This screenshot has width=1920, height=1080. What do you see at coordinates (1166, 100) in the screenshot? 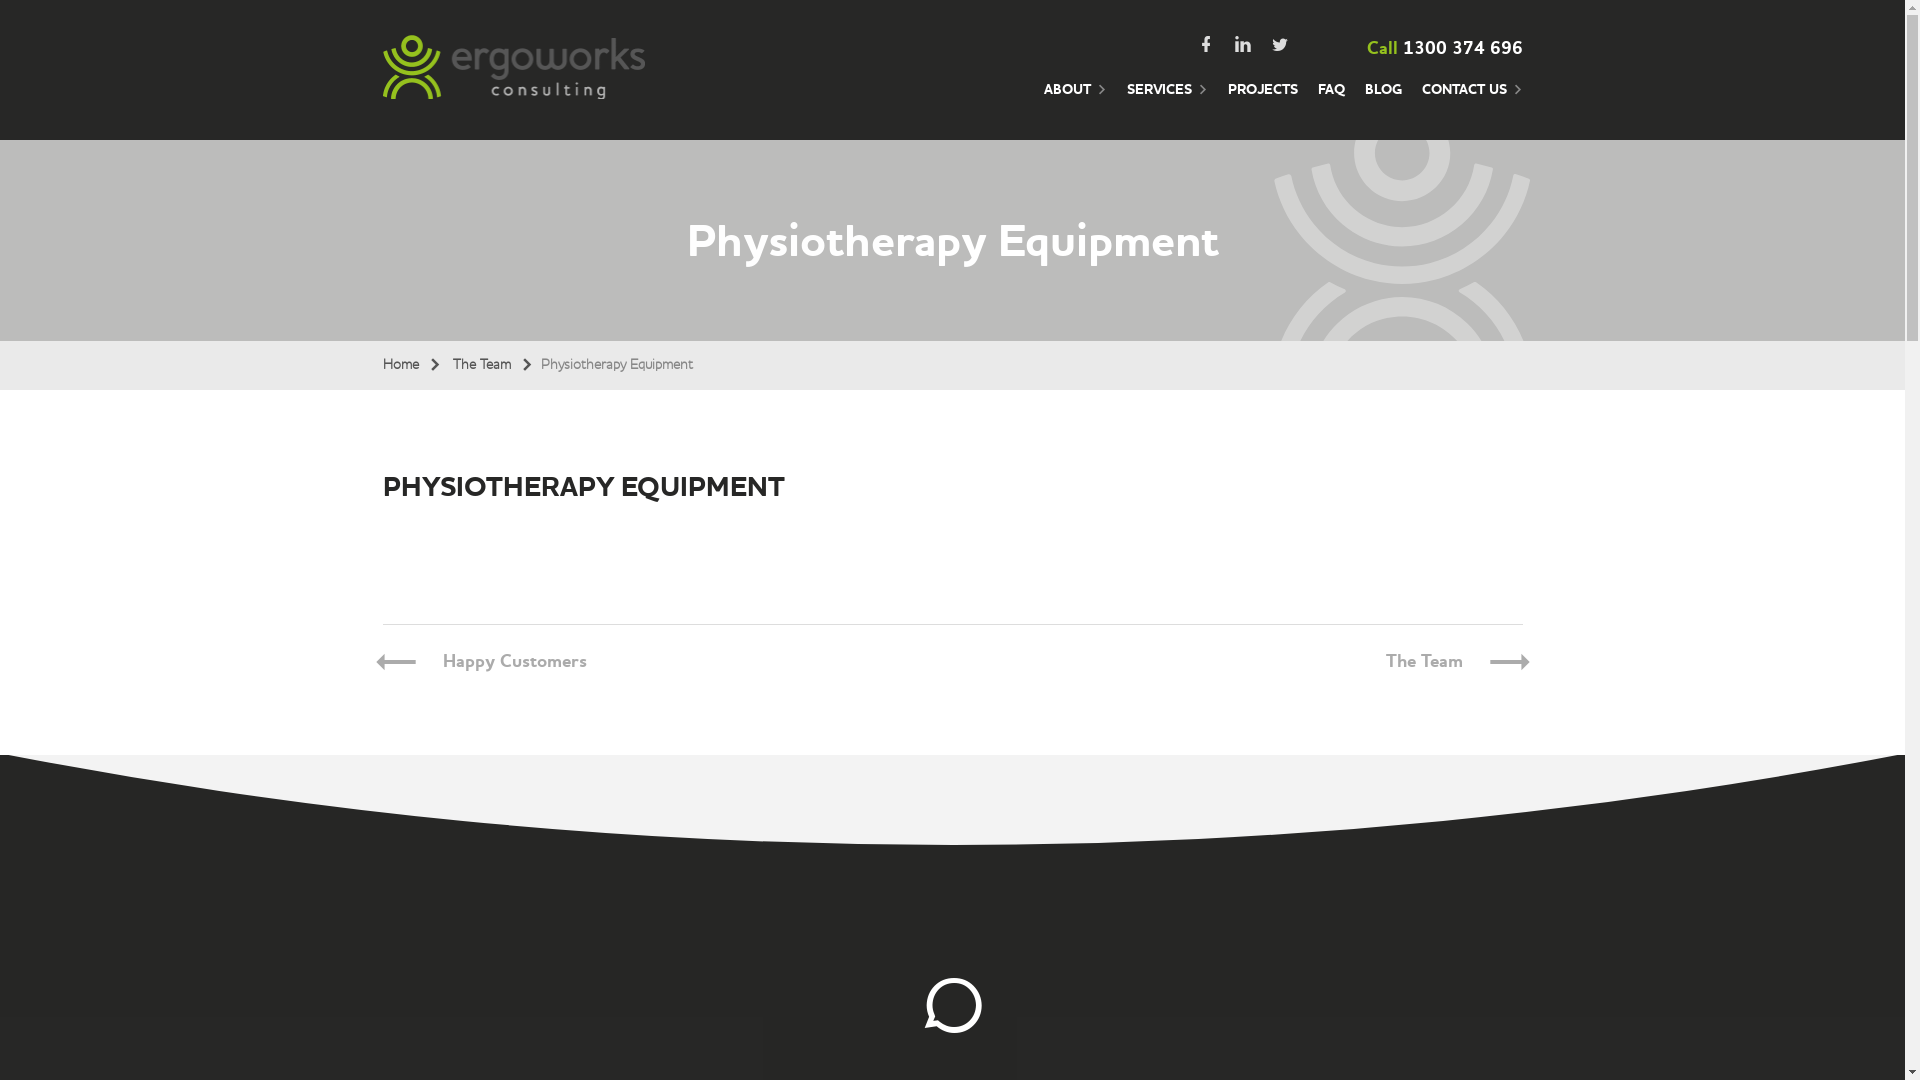
I see `'SERVICES'` at bounding box center [1166, 100].